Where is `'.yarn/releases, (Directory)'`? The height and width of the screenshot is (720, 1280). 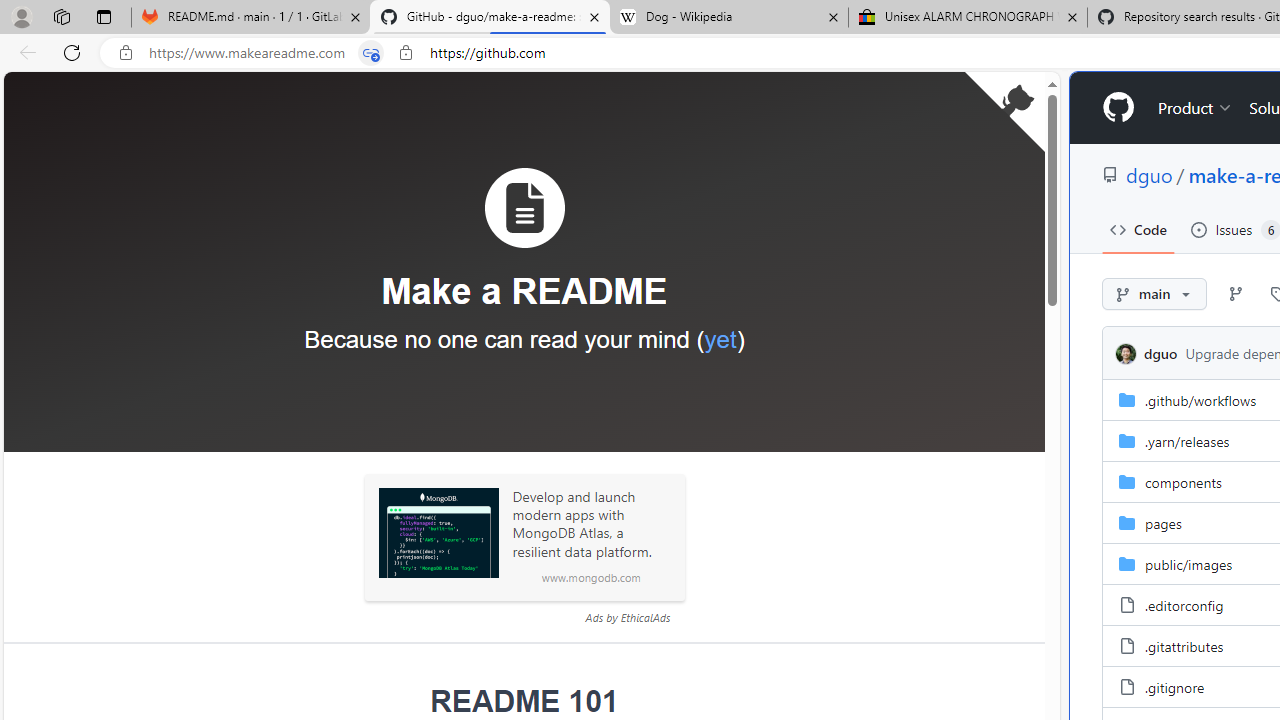
'.yarn/releases, (Directory)' is located at coordinates (1187, 440).